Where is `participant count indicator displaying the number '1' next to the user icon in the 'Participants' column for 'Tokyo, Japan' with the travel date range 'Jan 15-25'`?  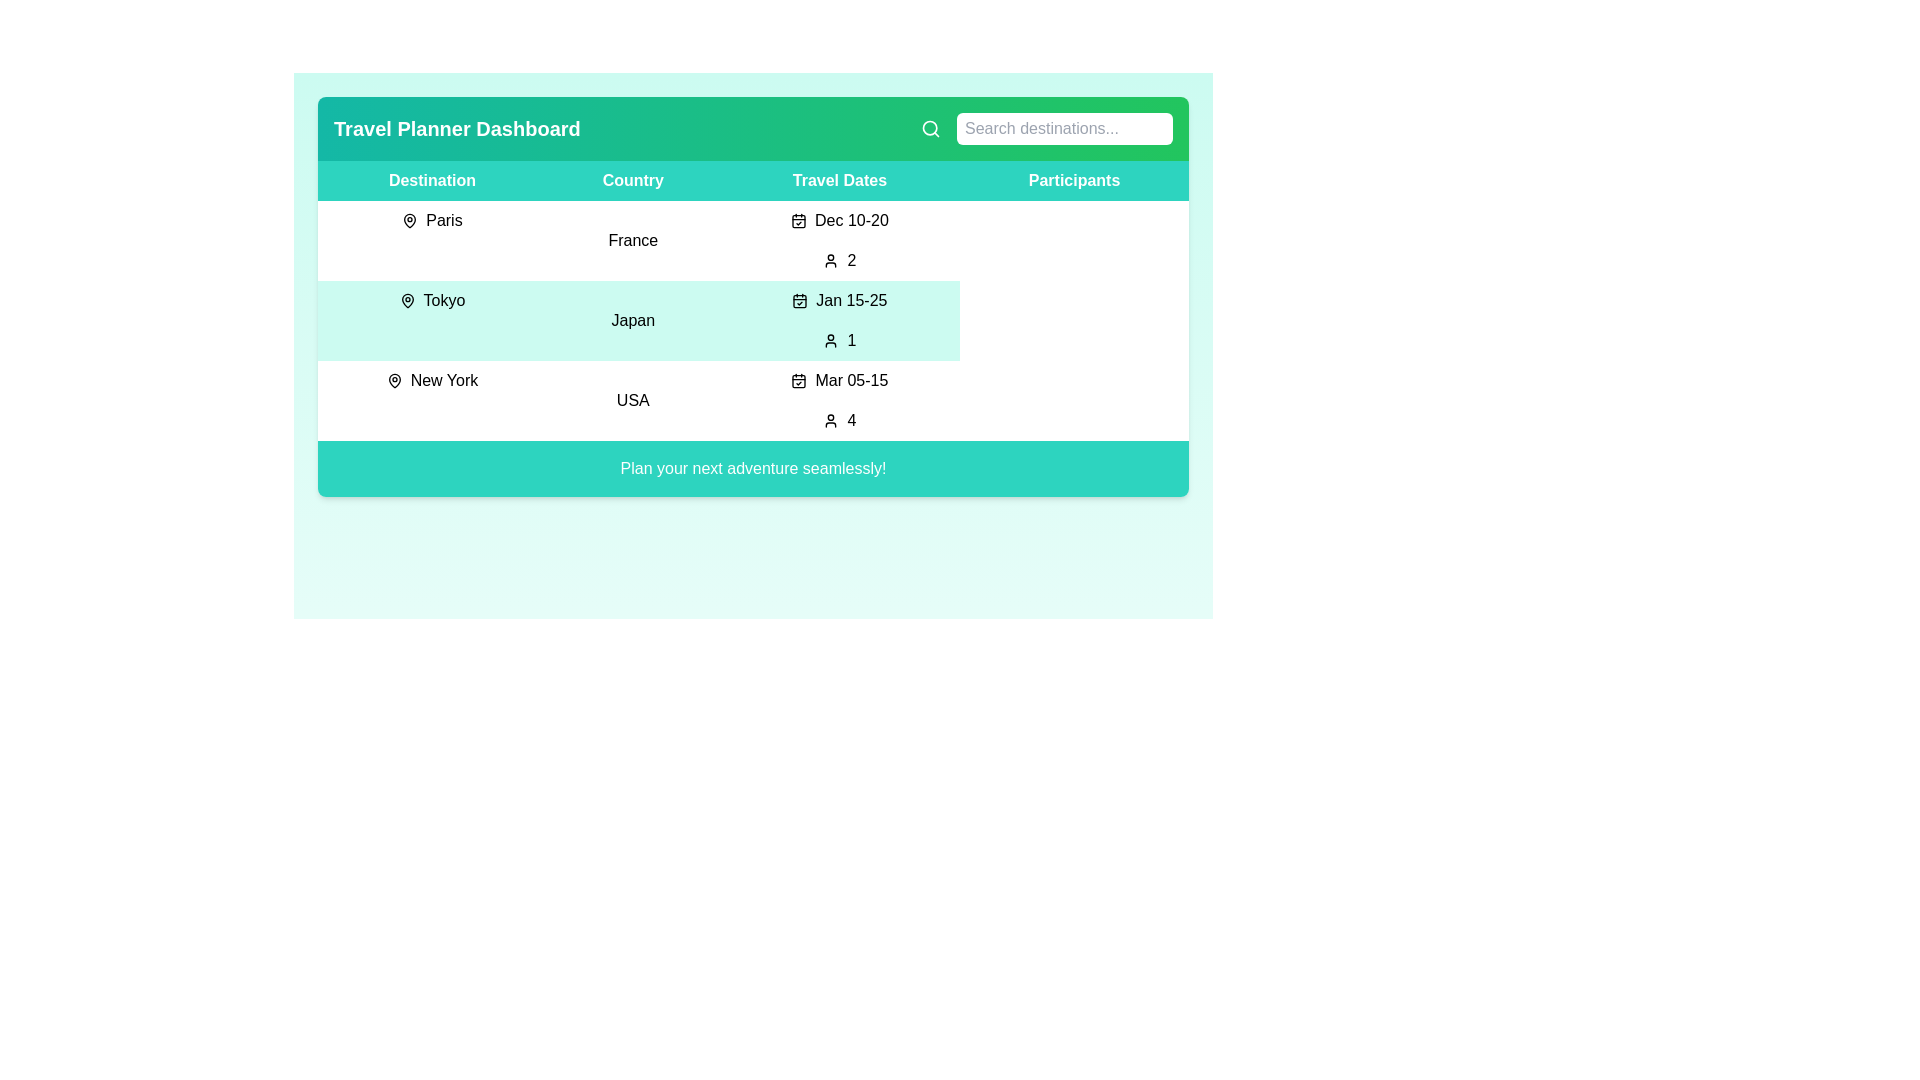
participant count indicator displaying the number '1' next to the user icon in the 'Participants' column for 'Tokyo, Japan' with the travel date range 'Jan 15-25' is located at coordinates (840, 339).